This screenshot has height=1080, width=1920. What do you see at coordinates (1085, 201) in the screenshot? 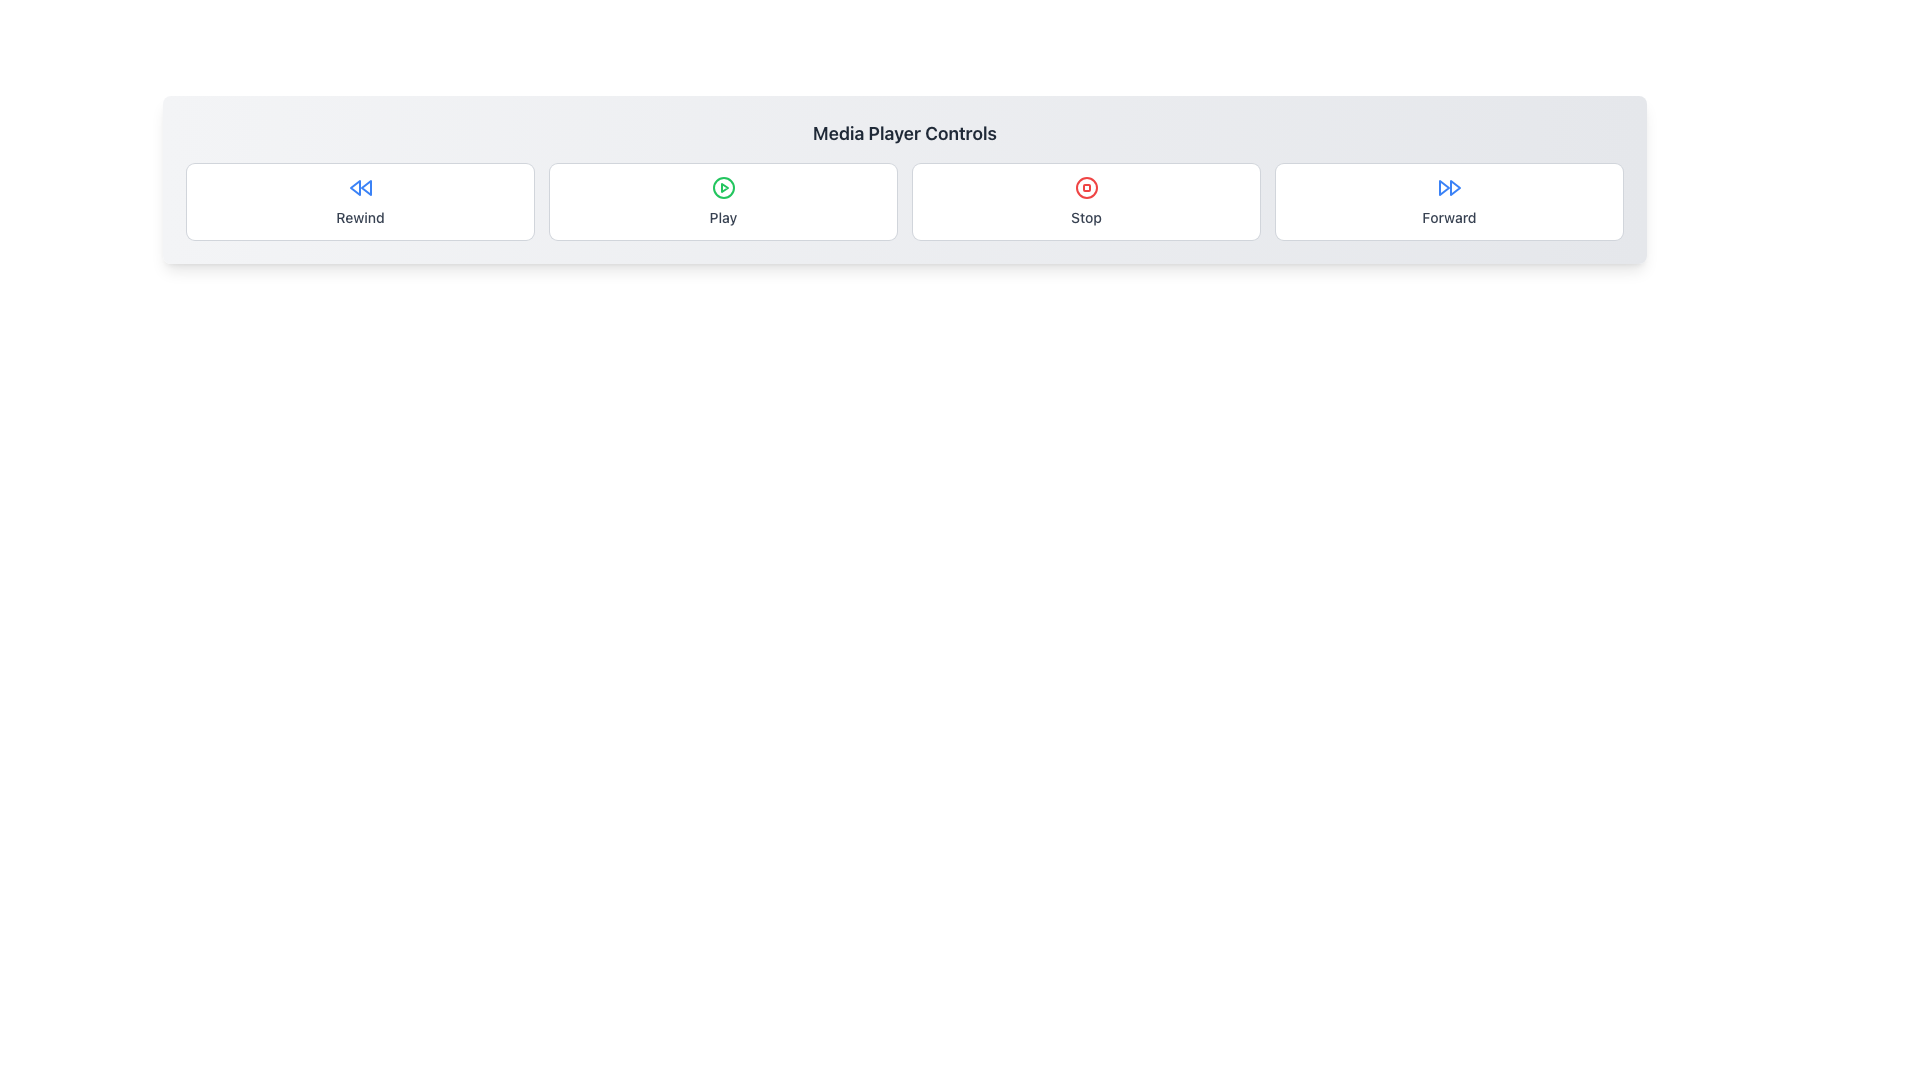
I see `the stop button, which is the third button in a sequence of four, to trigger visual feedback` at bounding box center [1085, 201].